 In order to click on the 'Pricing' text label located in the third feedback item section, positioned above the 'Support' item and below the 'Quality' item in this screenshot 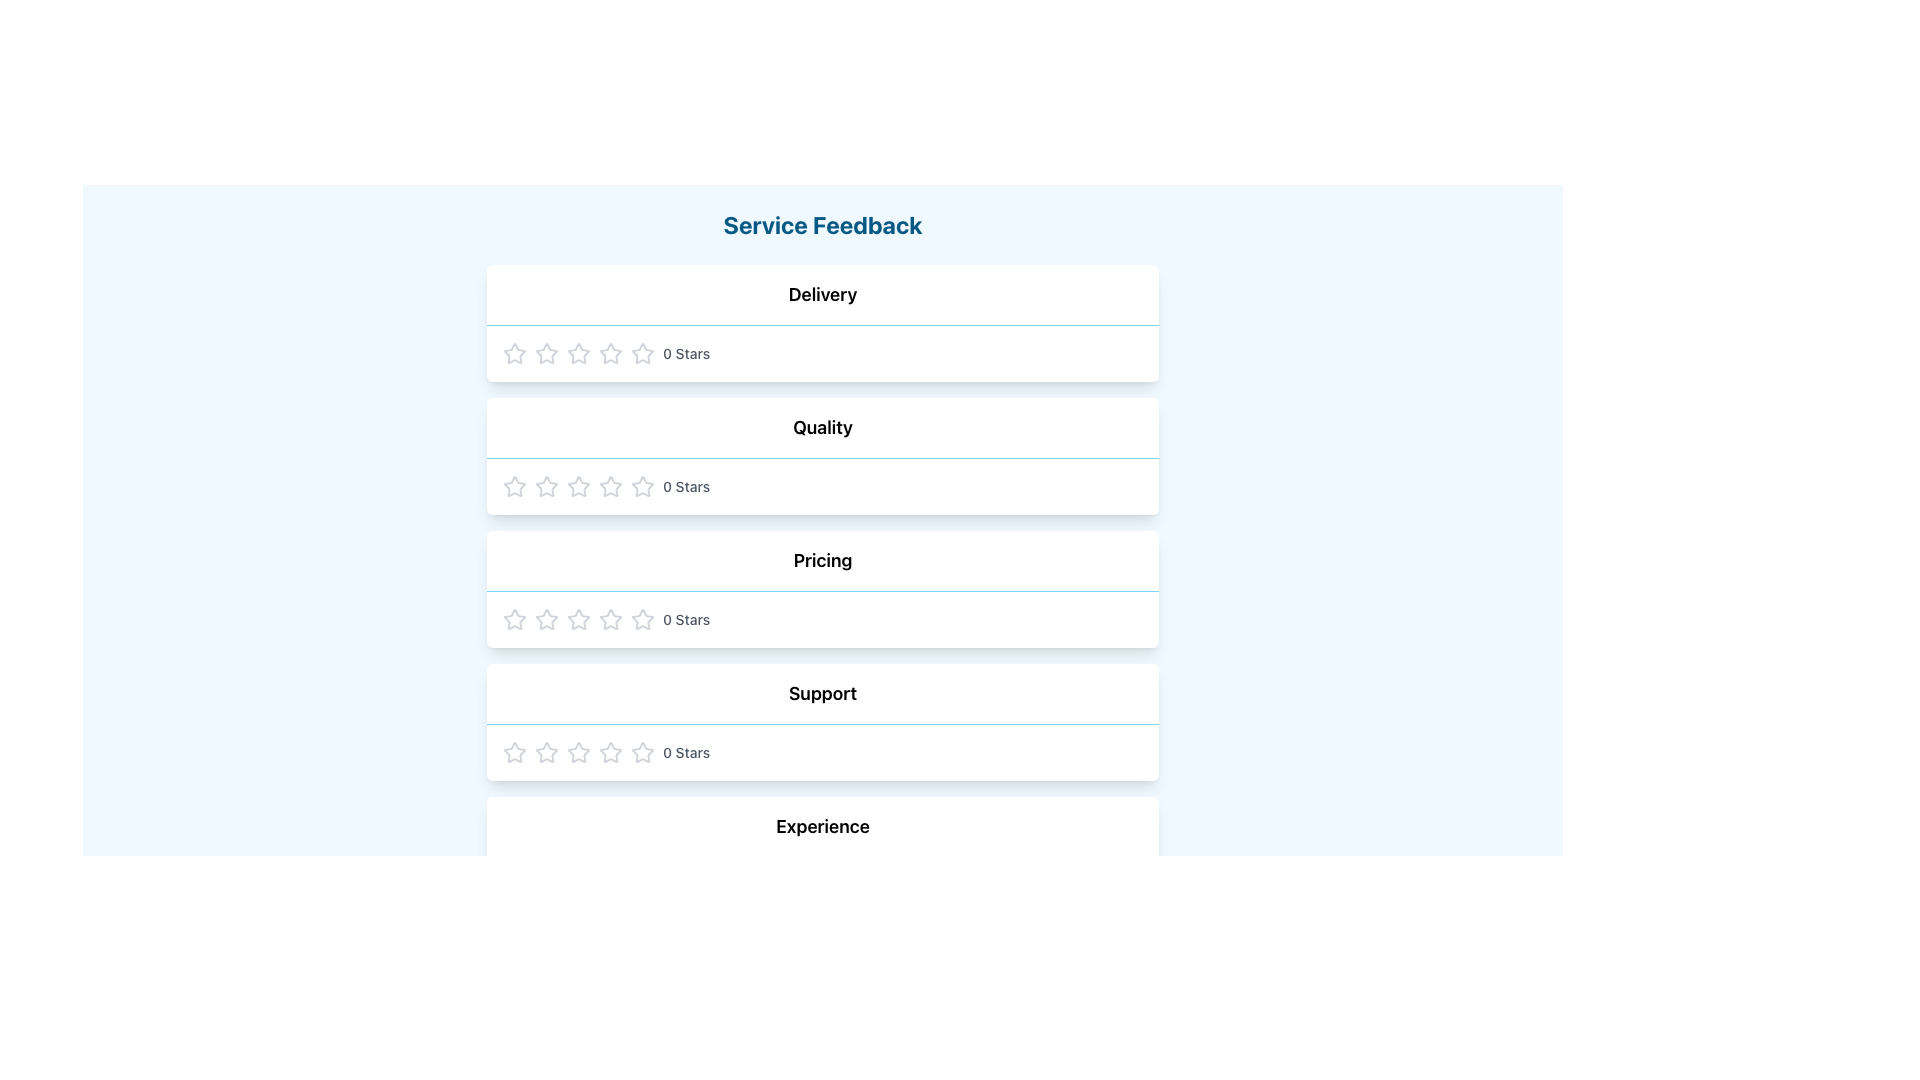, I will do `click(822, 560)`.